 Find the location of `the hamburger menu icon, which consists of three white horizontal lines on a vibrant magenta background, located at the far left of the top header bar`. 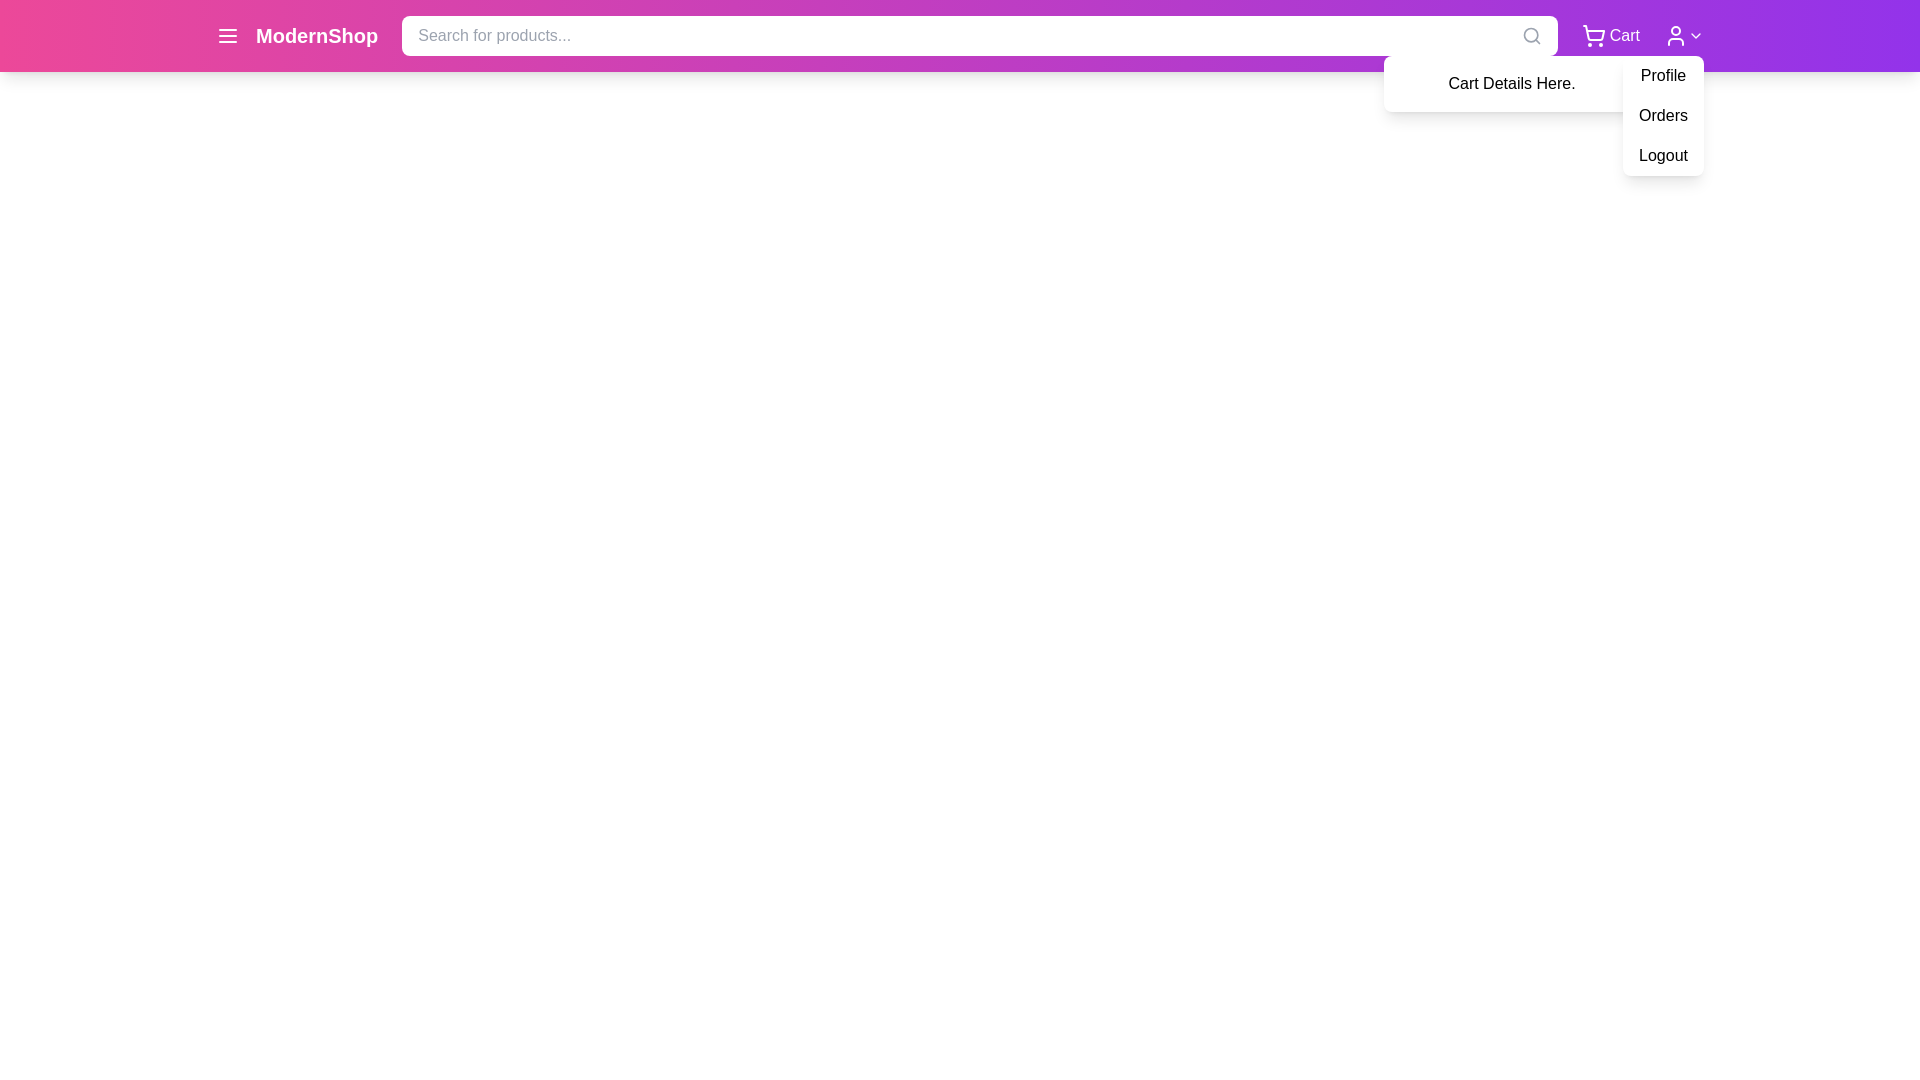

the hamburger menu icon, which consists of three white horizontal lines on a vibrant magenta background, located at the far left of the top header bar is located at coordinates (227, 35).